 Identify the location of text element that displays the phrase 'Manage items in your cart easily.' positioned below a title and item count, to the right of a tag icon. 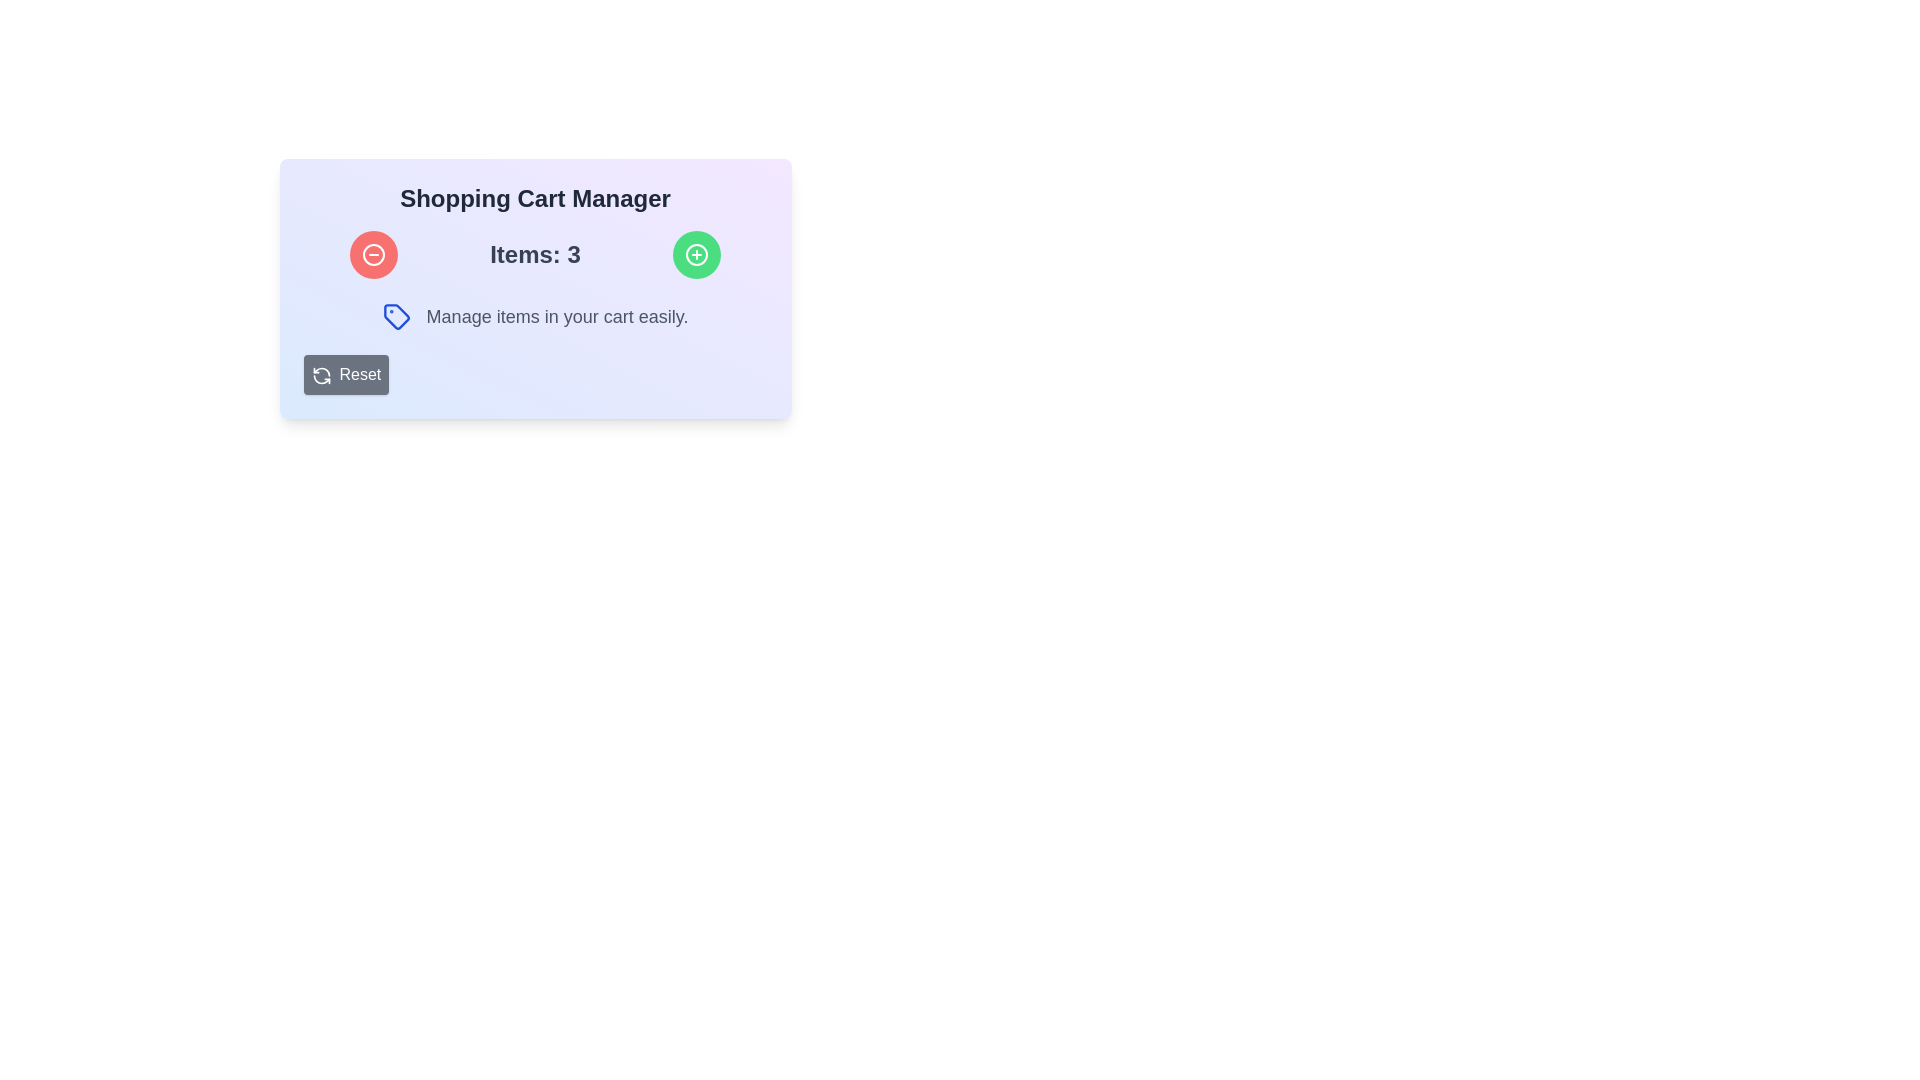
(557, 315).